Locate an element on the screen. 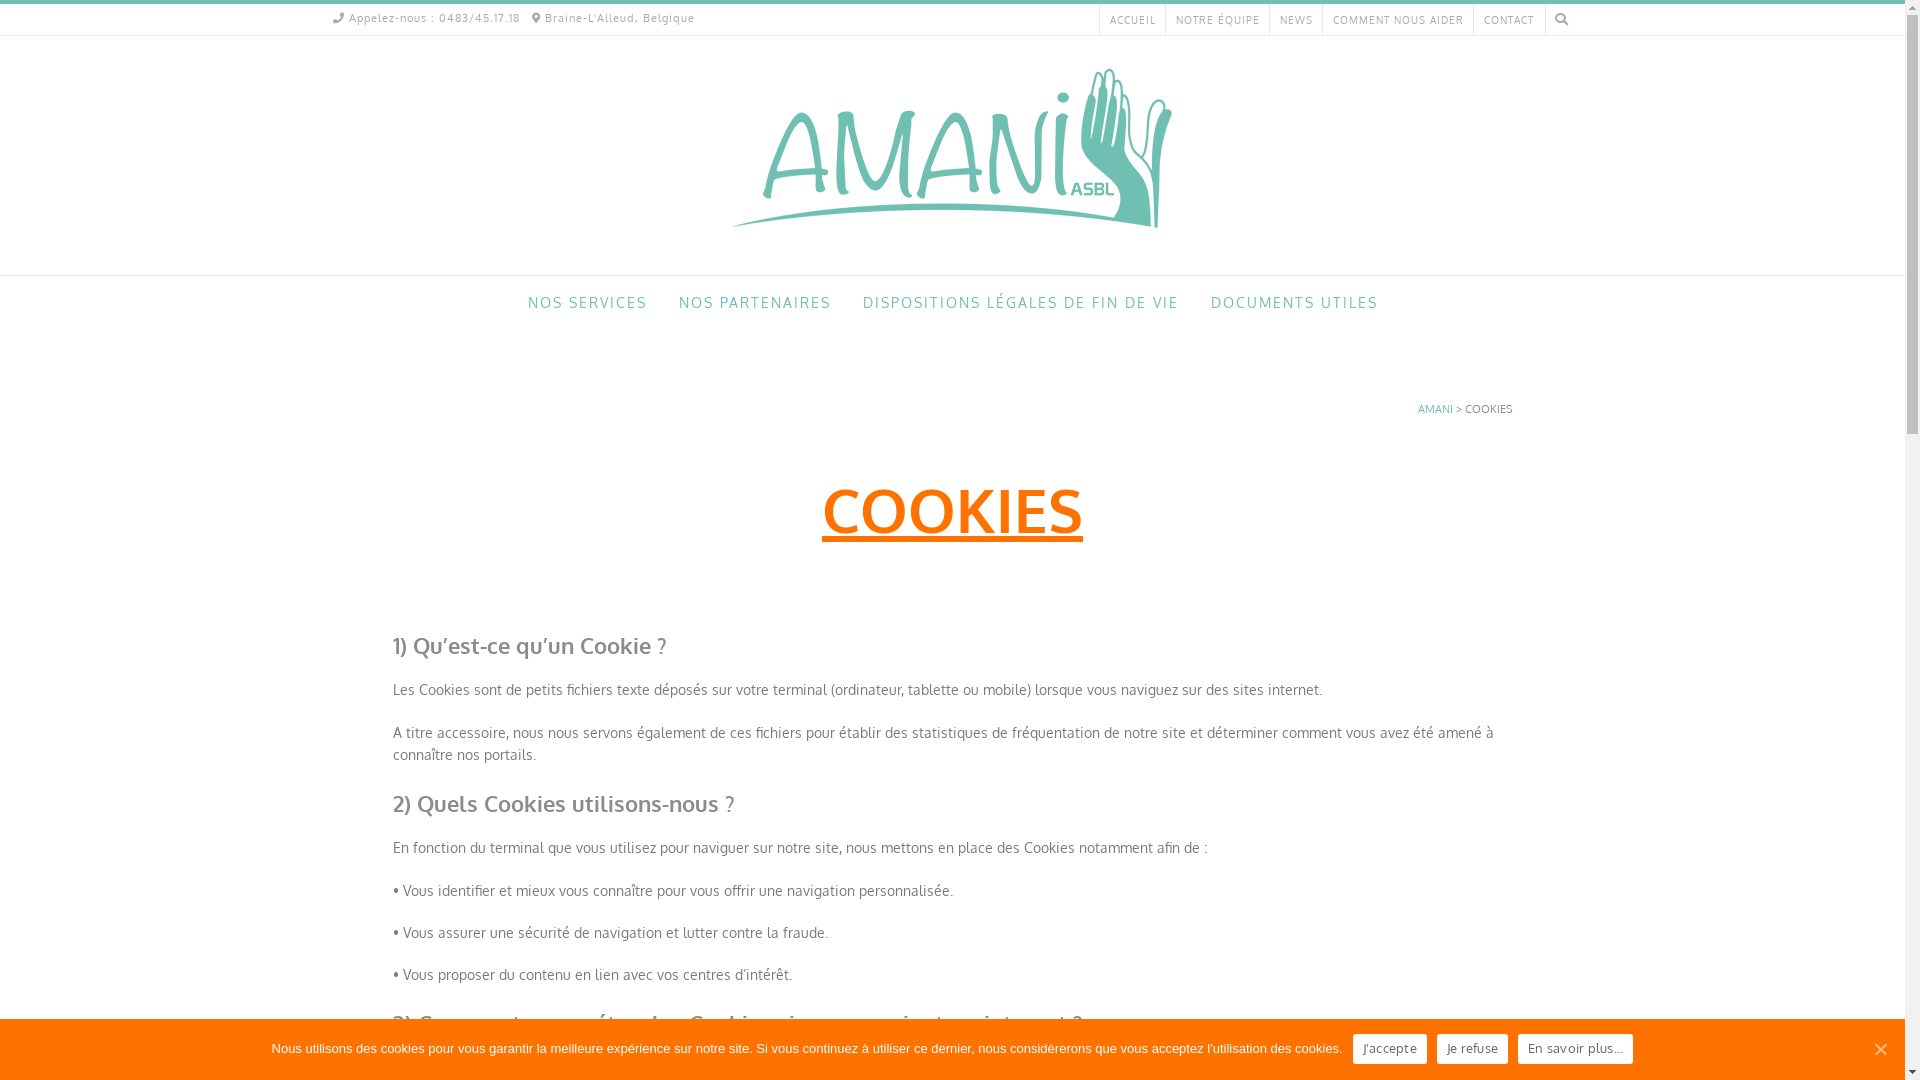  'NOS SERVICES' is located at coordinates (586, 304).